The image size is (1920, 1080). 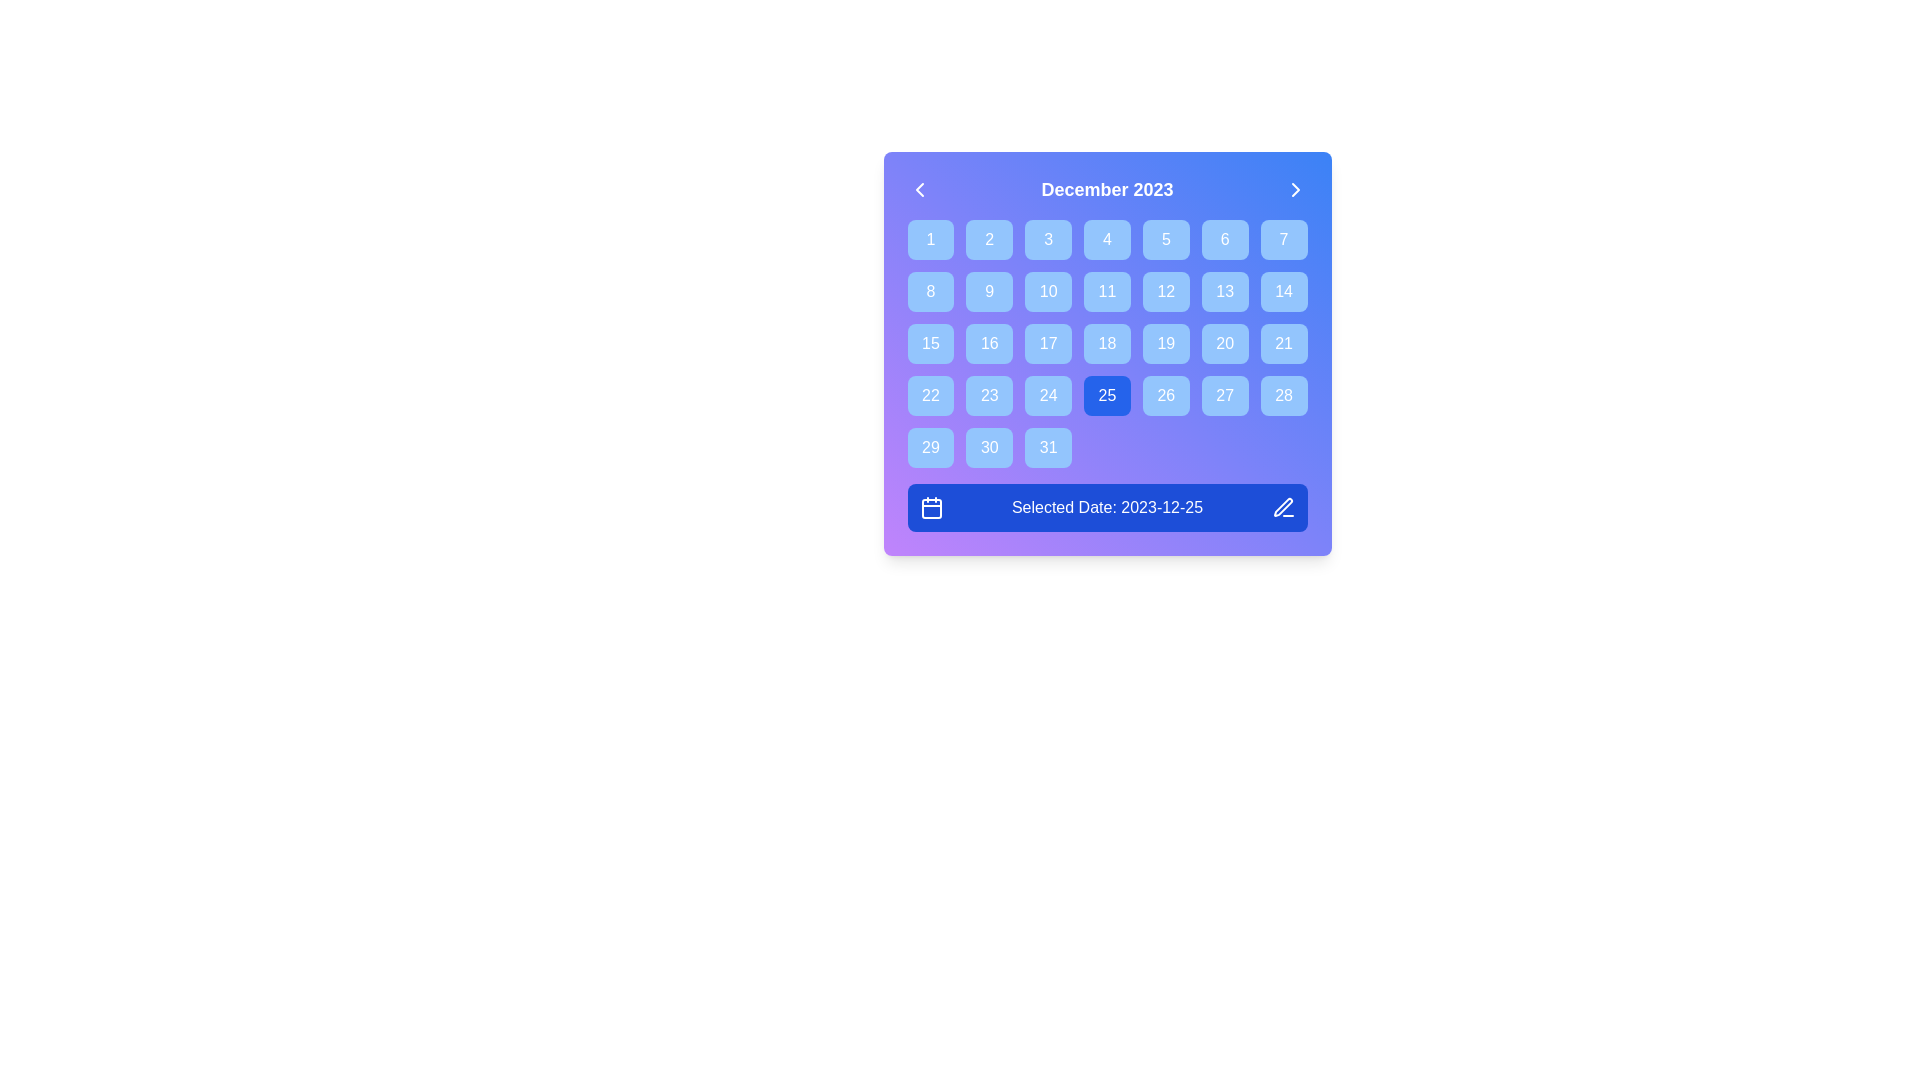 What do you see at coordinates (1047, 446) in the screenshot?
I see `the button representing the 31st day in the calendar view to trigger the hover effect` at bounding box center [1047, 446].